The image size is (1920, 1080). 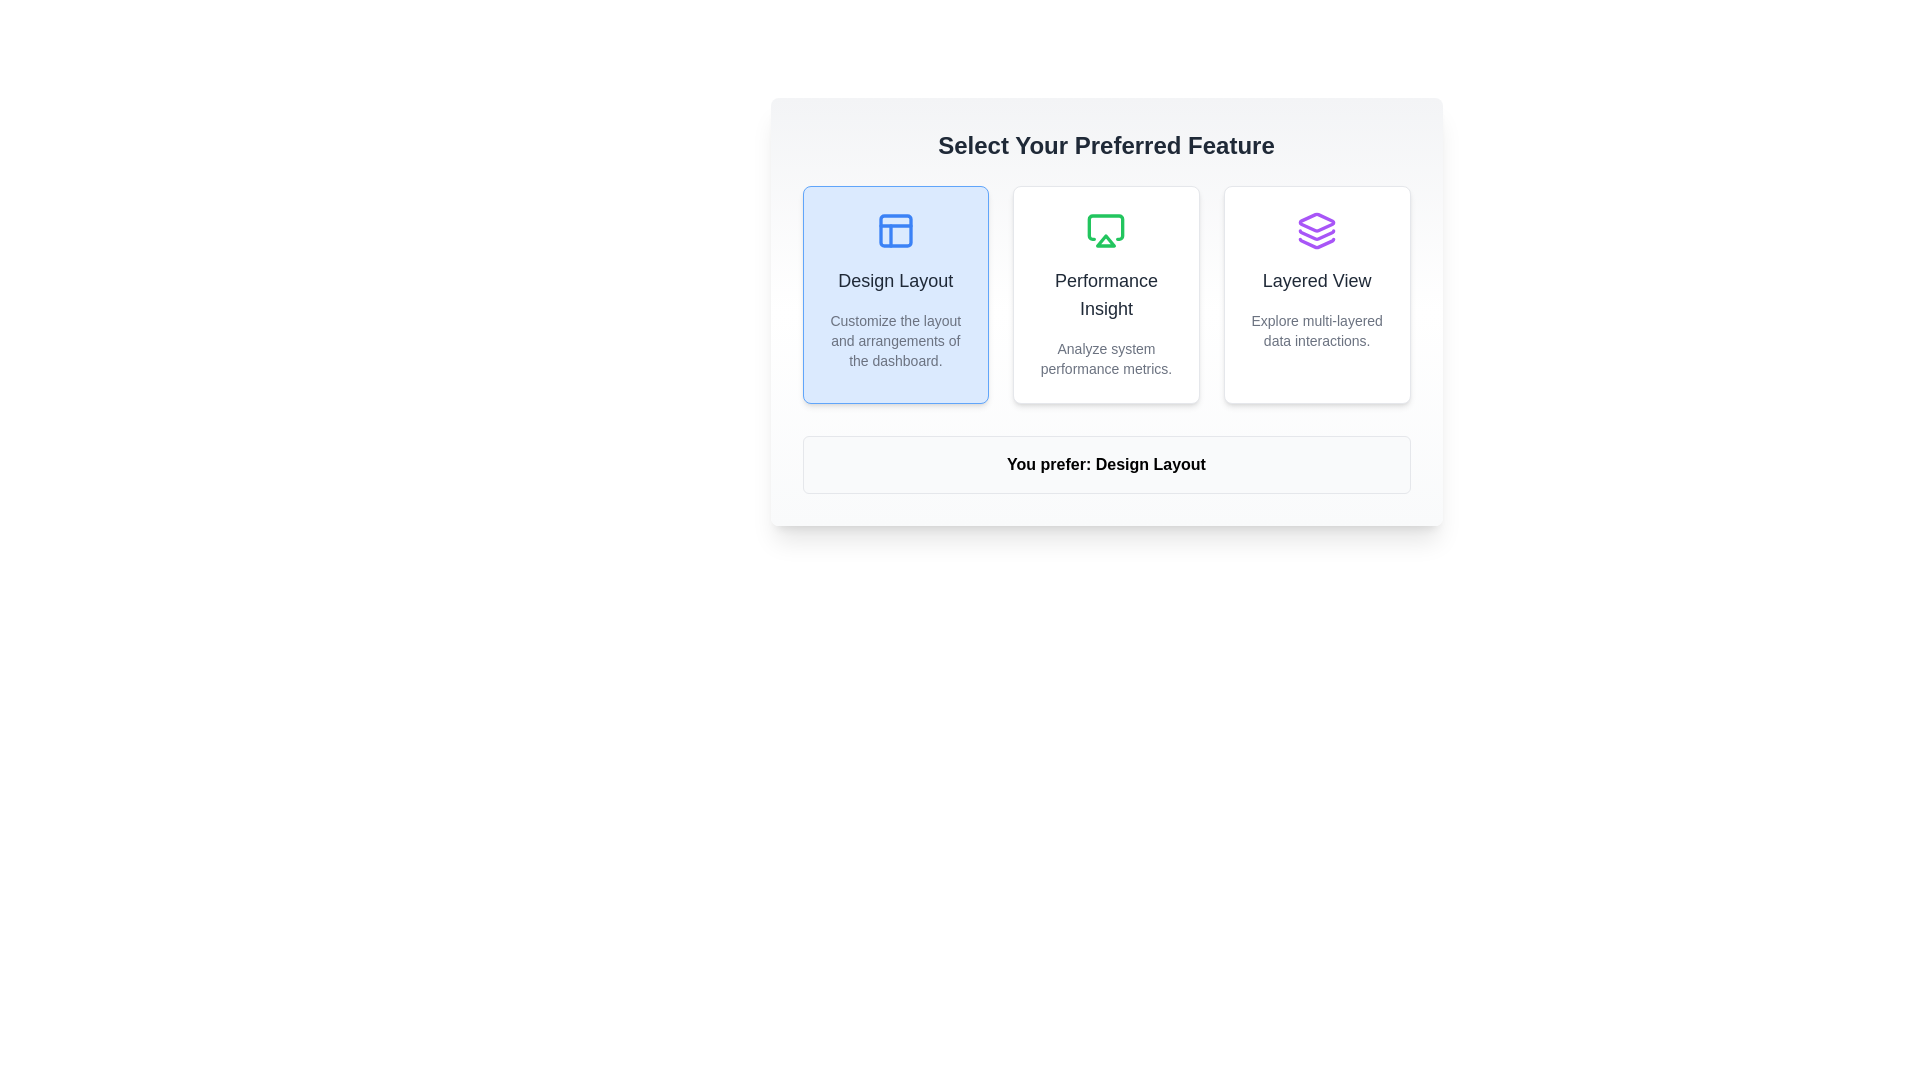 What do you see at coordinates (894, 230) in the screenshot?
I see `the primary rectangular section within the 'Design Layout' option card in the interface` at bounding box center [894, 230].